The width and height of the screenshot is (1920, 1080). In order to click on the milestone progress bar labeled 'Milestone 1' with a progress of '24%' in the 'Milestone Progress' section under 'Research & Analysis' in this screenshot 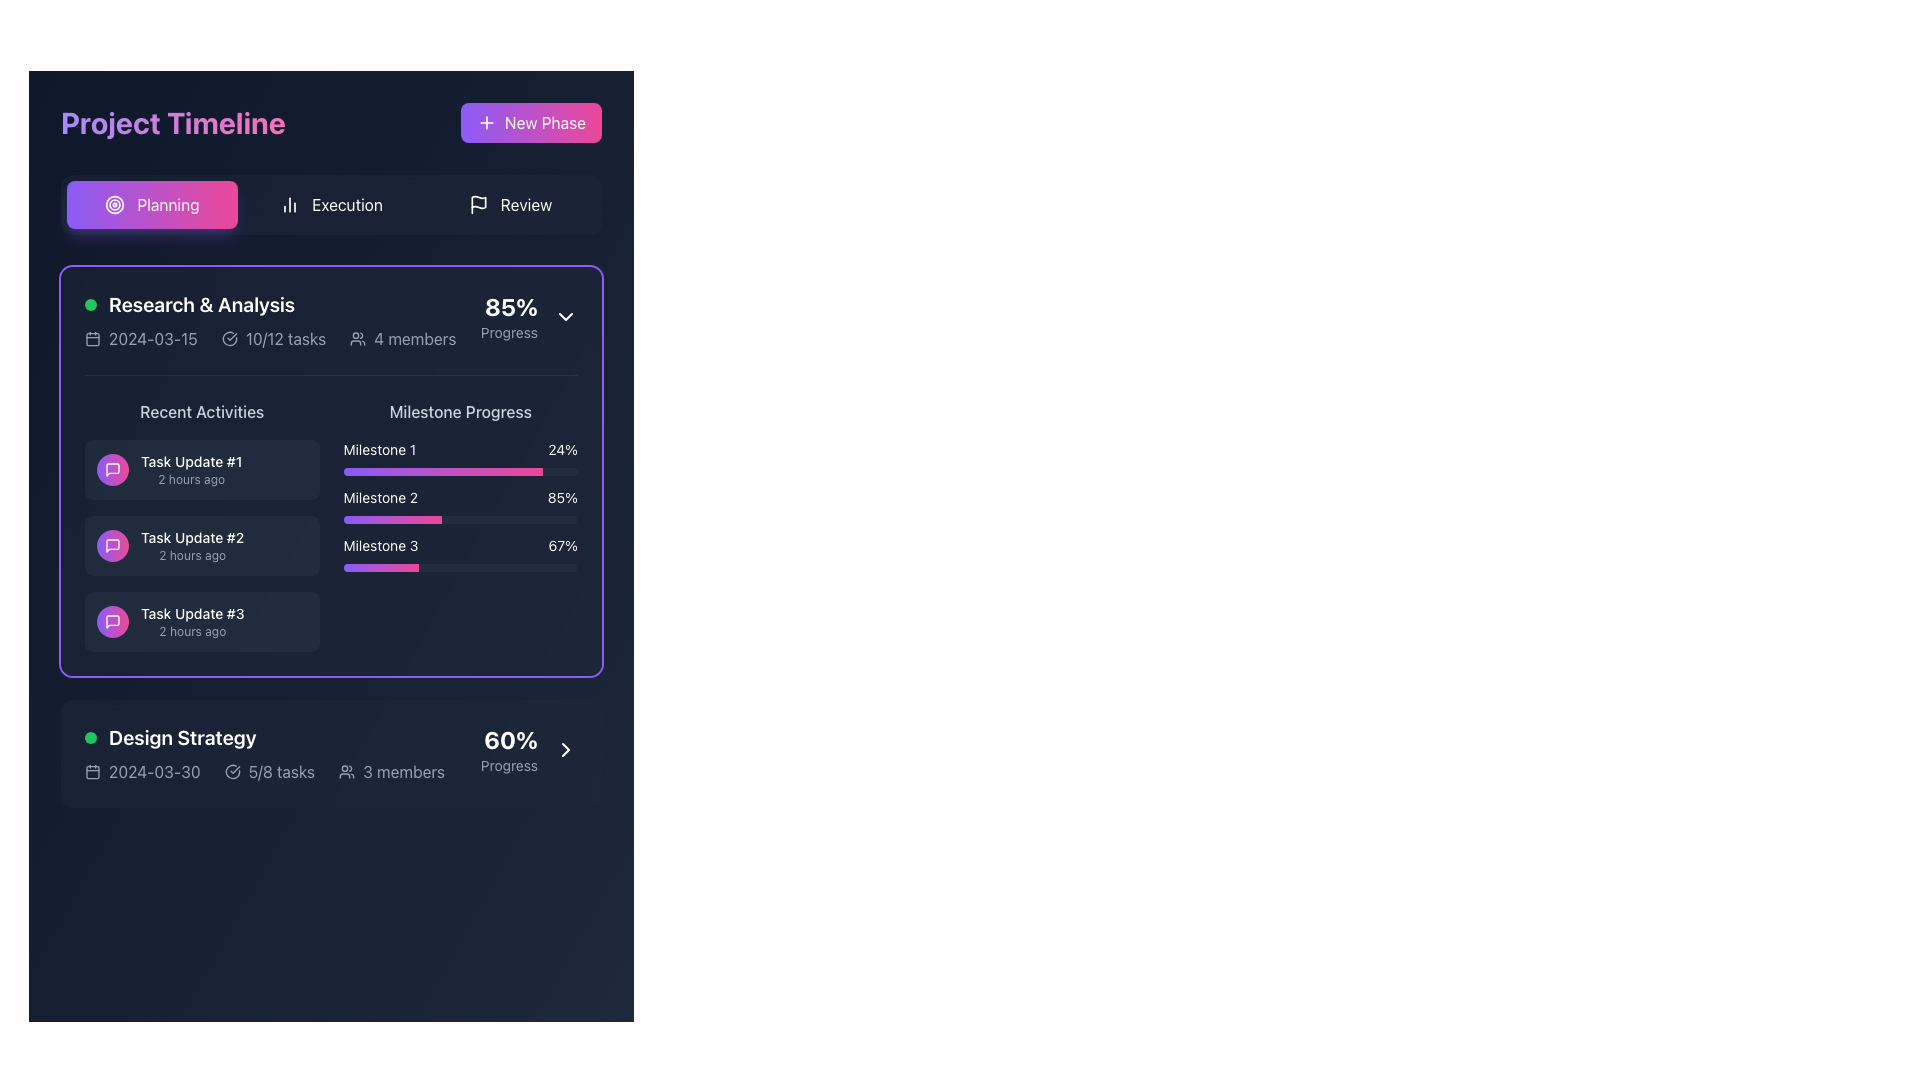, I will do `click(459, 458)`.